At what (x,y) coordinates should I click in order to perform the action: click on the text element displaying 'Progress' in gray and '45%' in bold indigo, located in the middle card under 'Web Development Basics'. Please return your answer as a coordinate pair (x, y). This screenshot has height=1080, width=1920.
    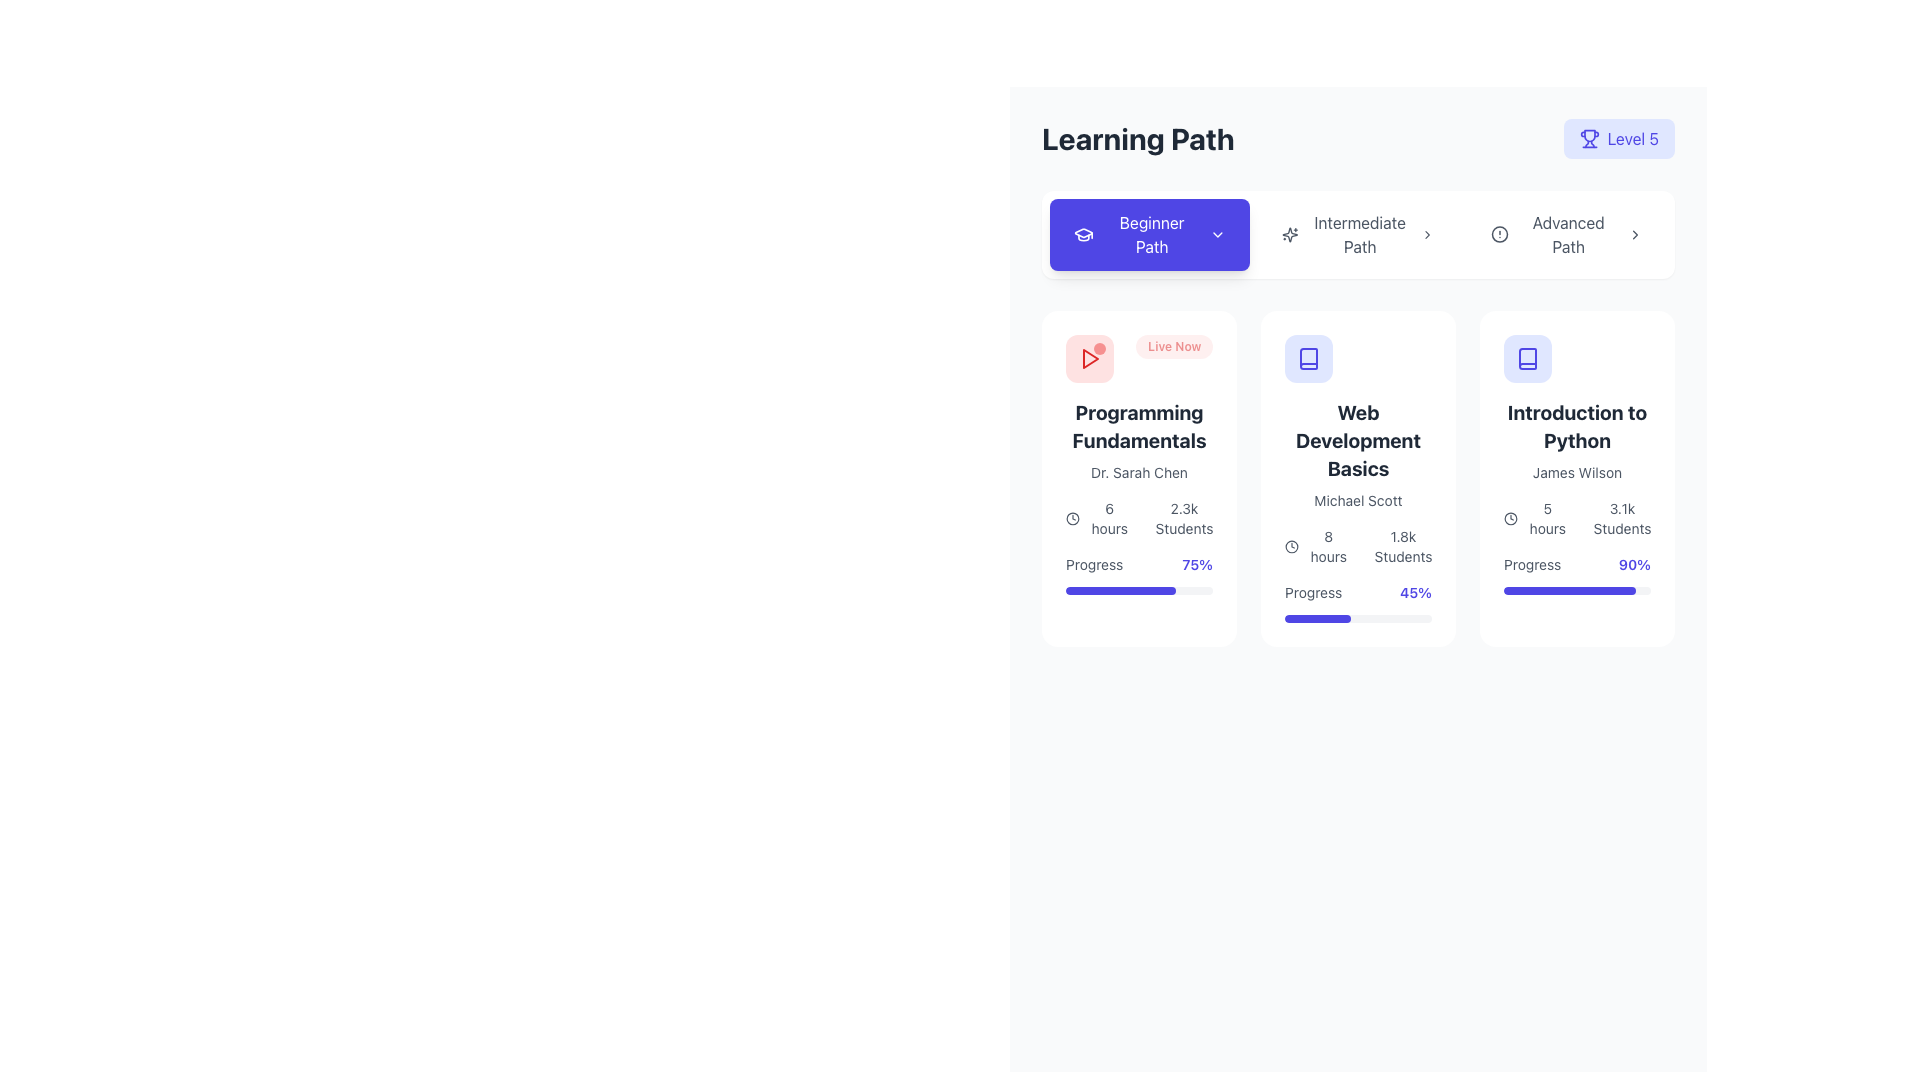
    Looking at the image, I should click on (1358, 592).